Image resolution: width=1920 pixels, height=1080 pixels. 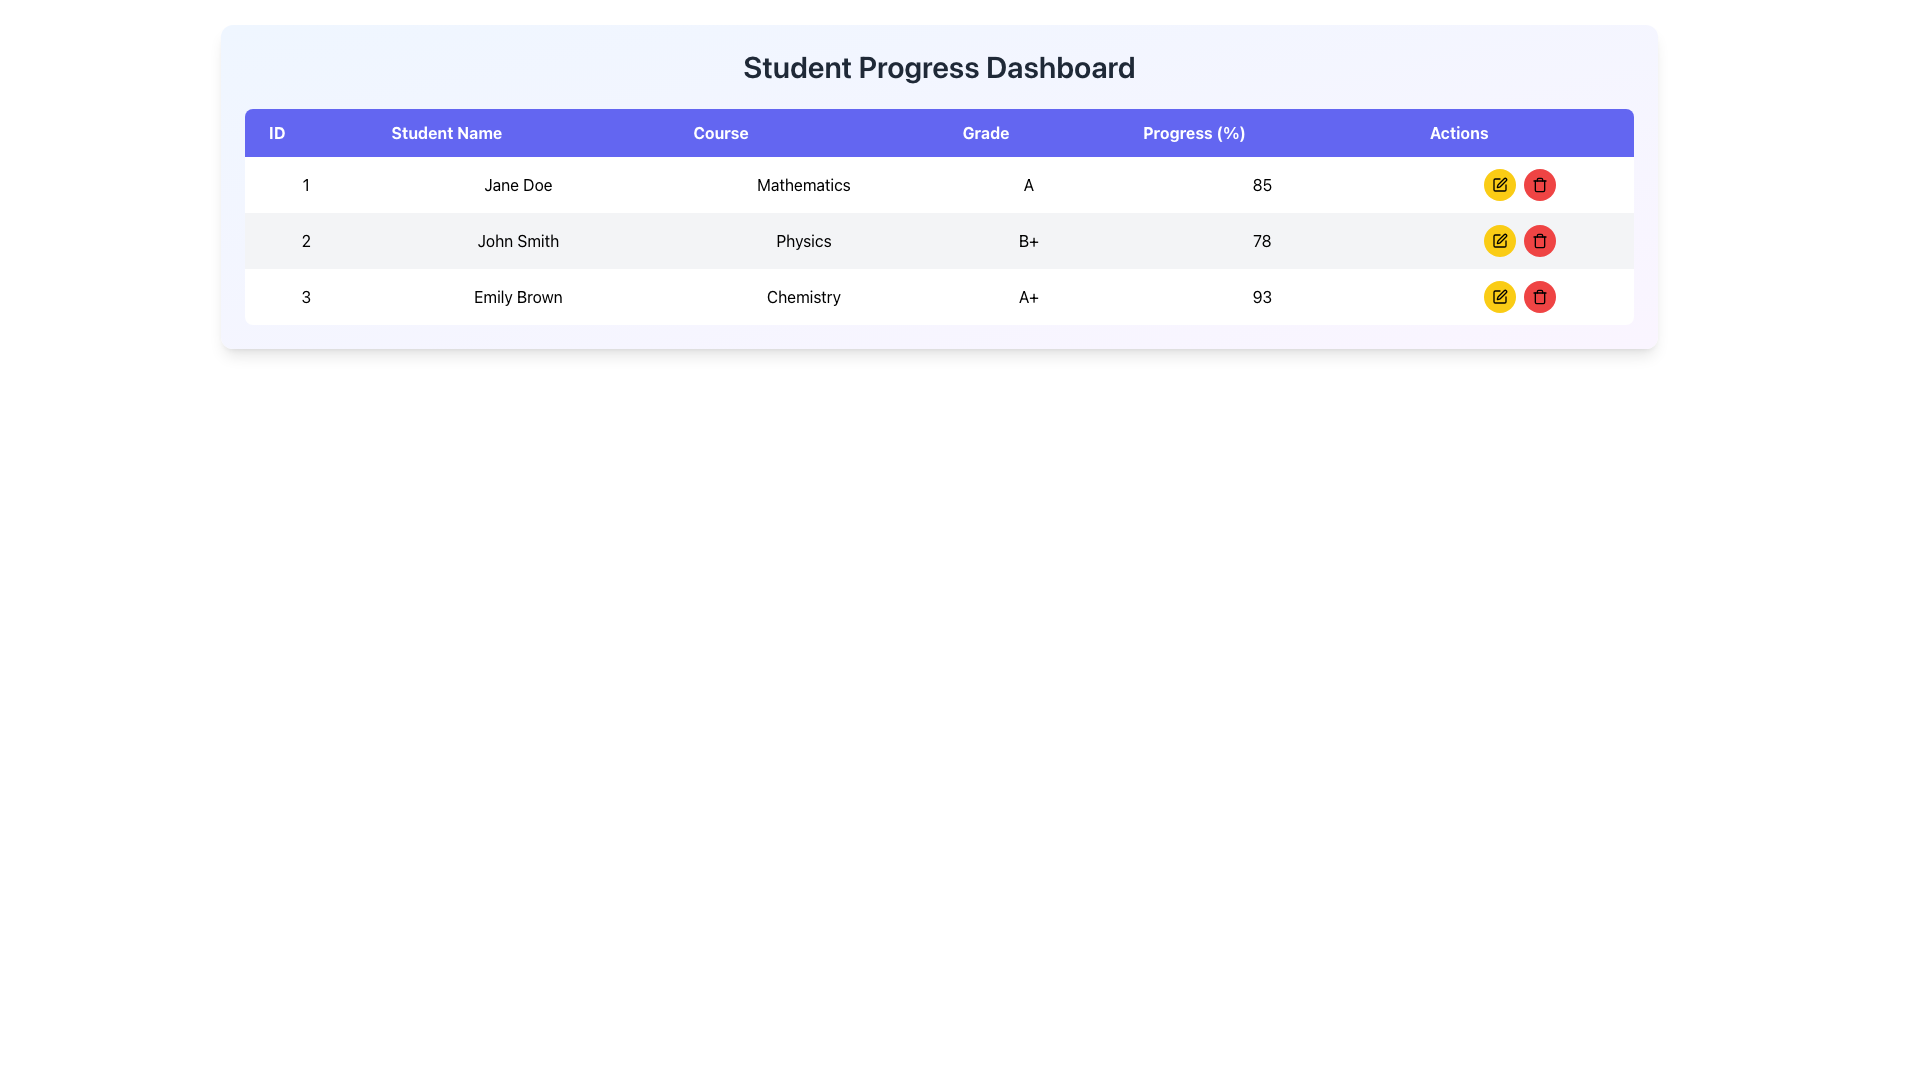 I want to click on the red circular delete button with a trash can icon located in the second position of the 'Actions' column in the third row of the data table, so click(x=1538, y=297).